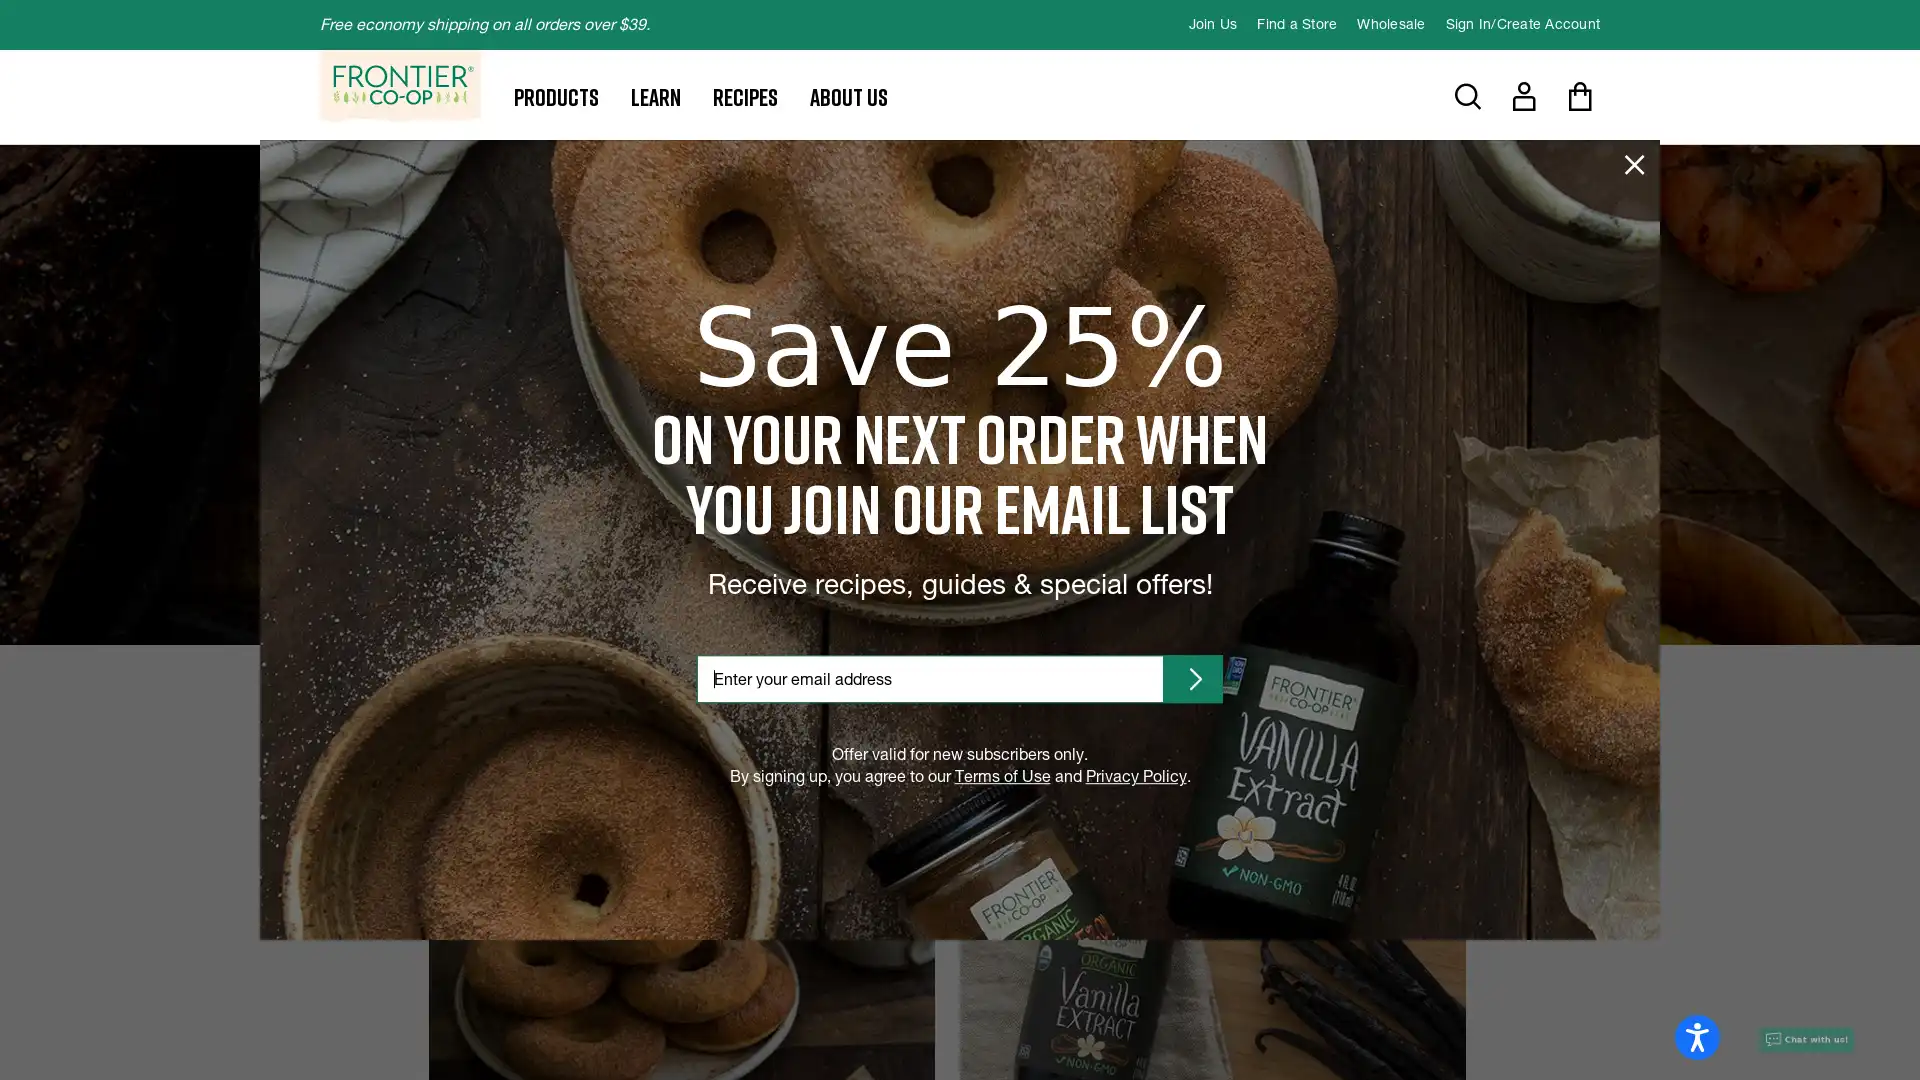 Image resolution: width=1920 pixels, height=1080 pixels. Describe the element at coordinates (1696, 1036) in the screenshot. I see `Open accessibility options, statement and help` at that location.